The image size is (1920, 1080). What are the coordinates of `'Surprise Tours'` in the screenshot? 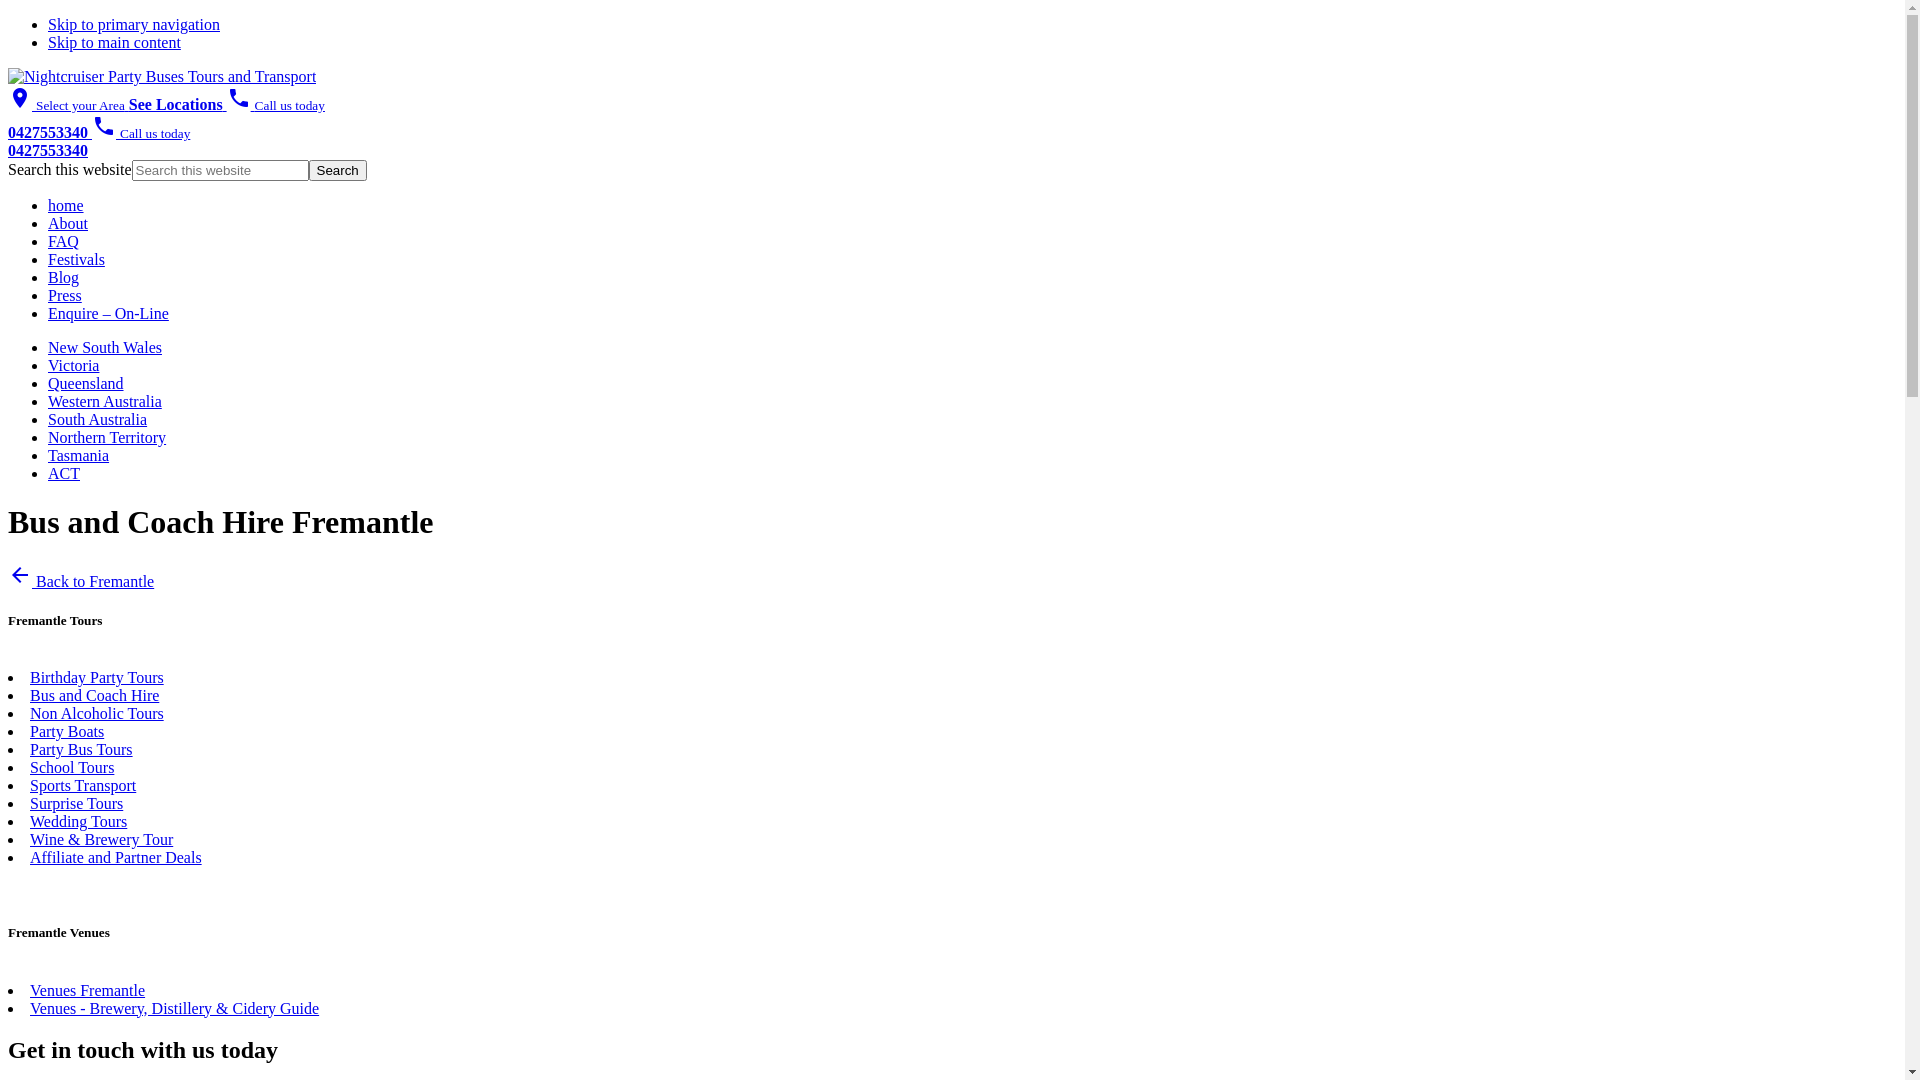 It's located at (29, 802).